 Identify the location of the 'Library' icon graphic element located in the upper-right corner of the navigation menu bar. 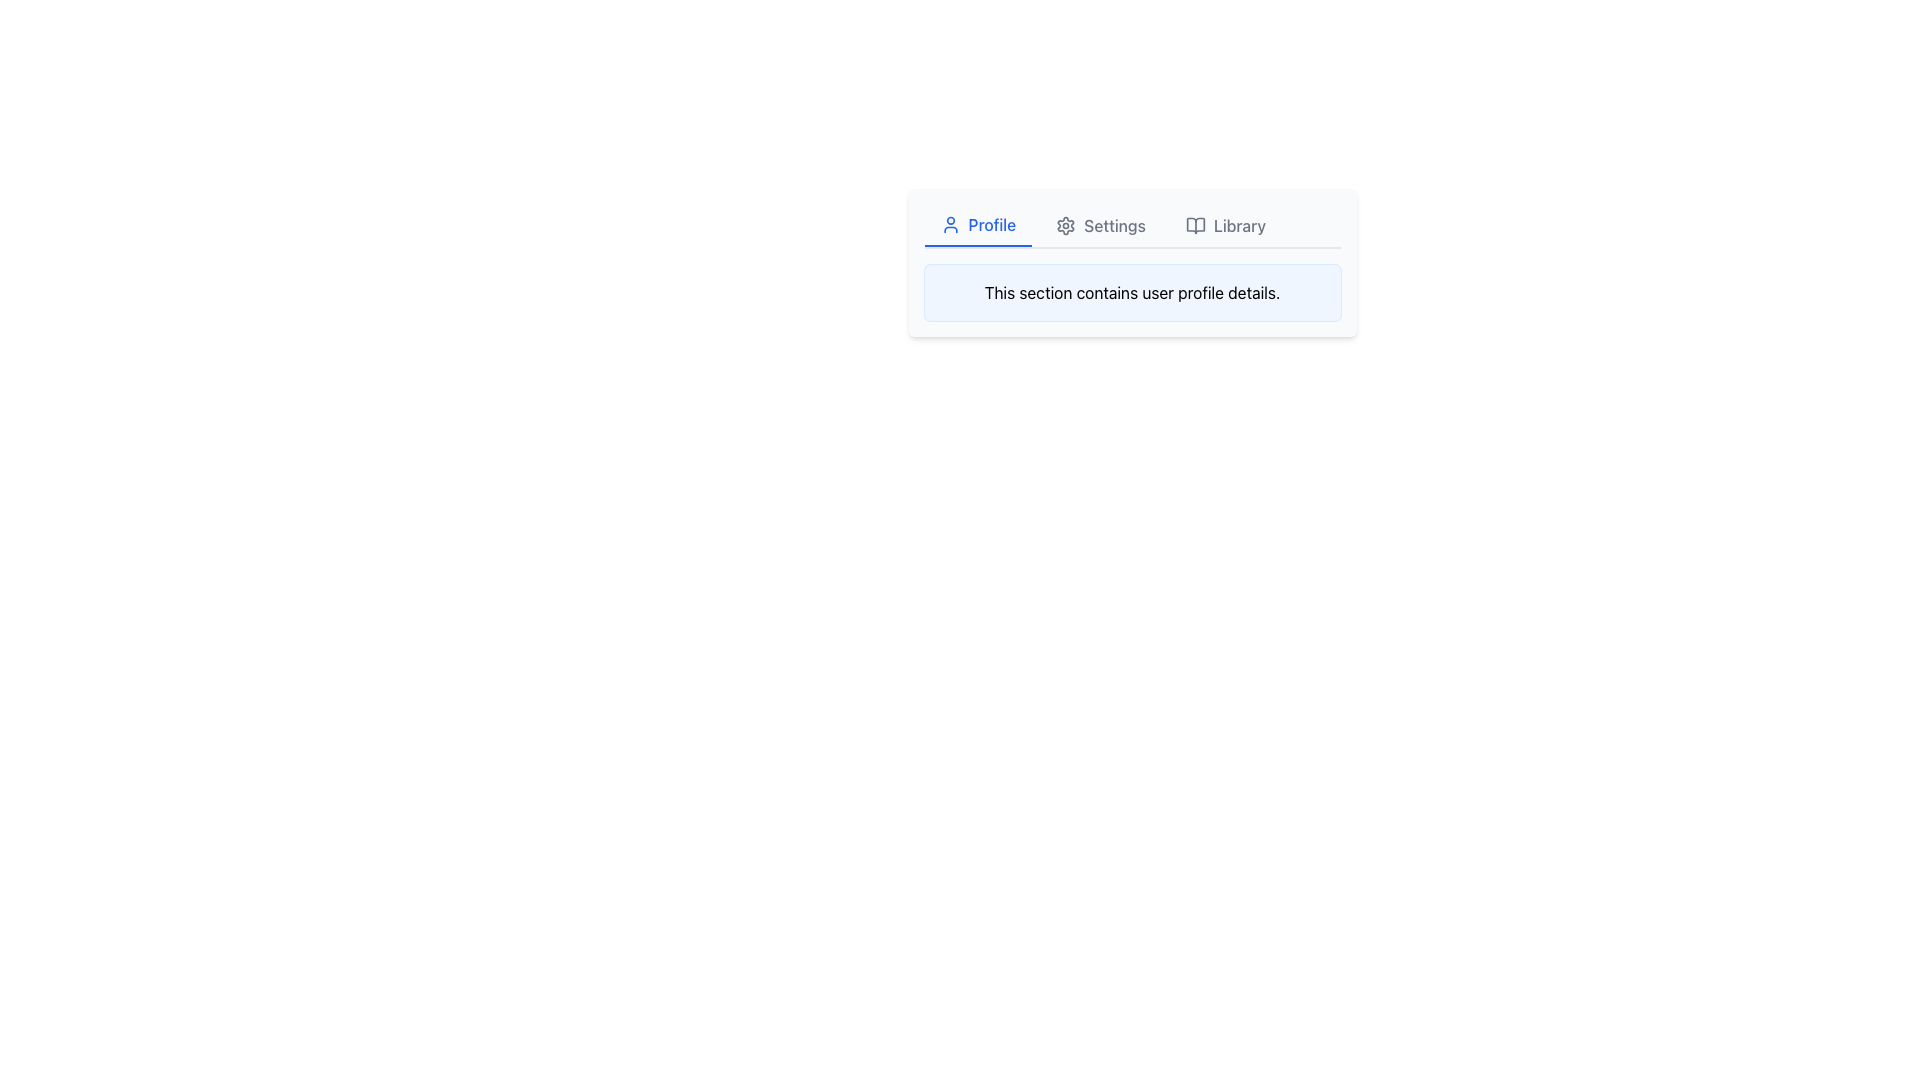
(1195, 225).